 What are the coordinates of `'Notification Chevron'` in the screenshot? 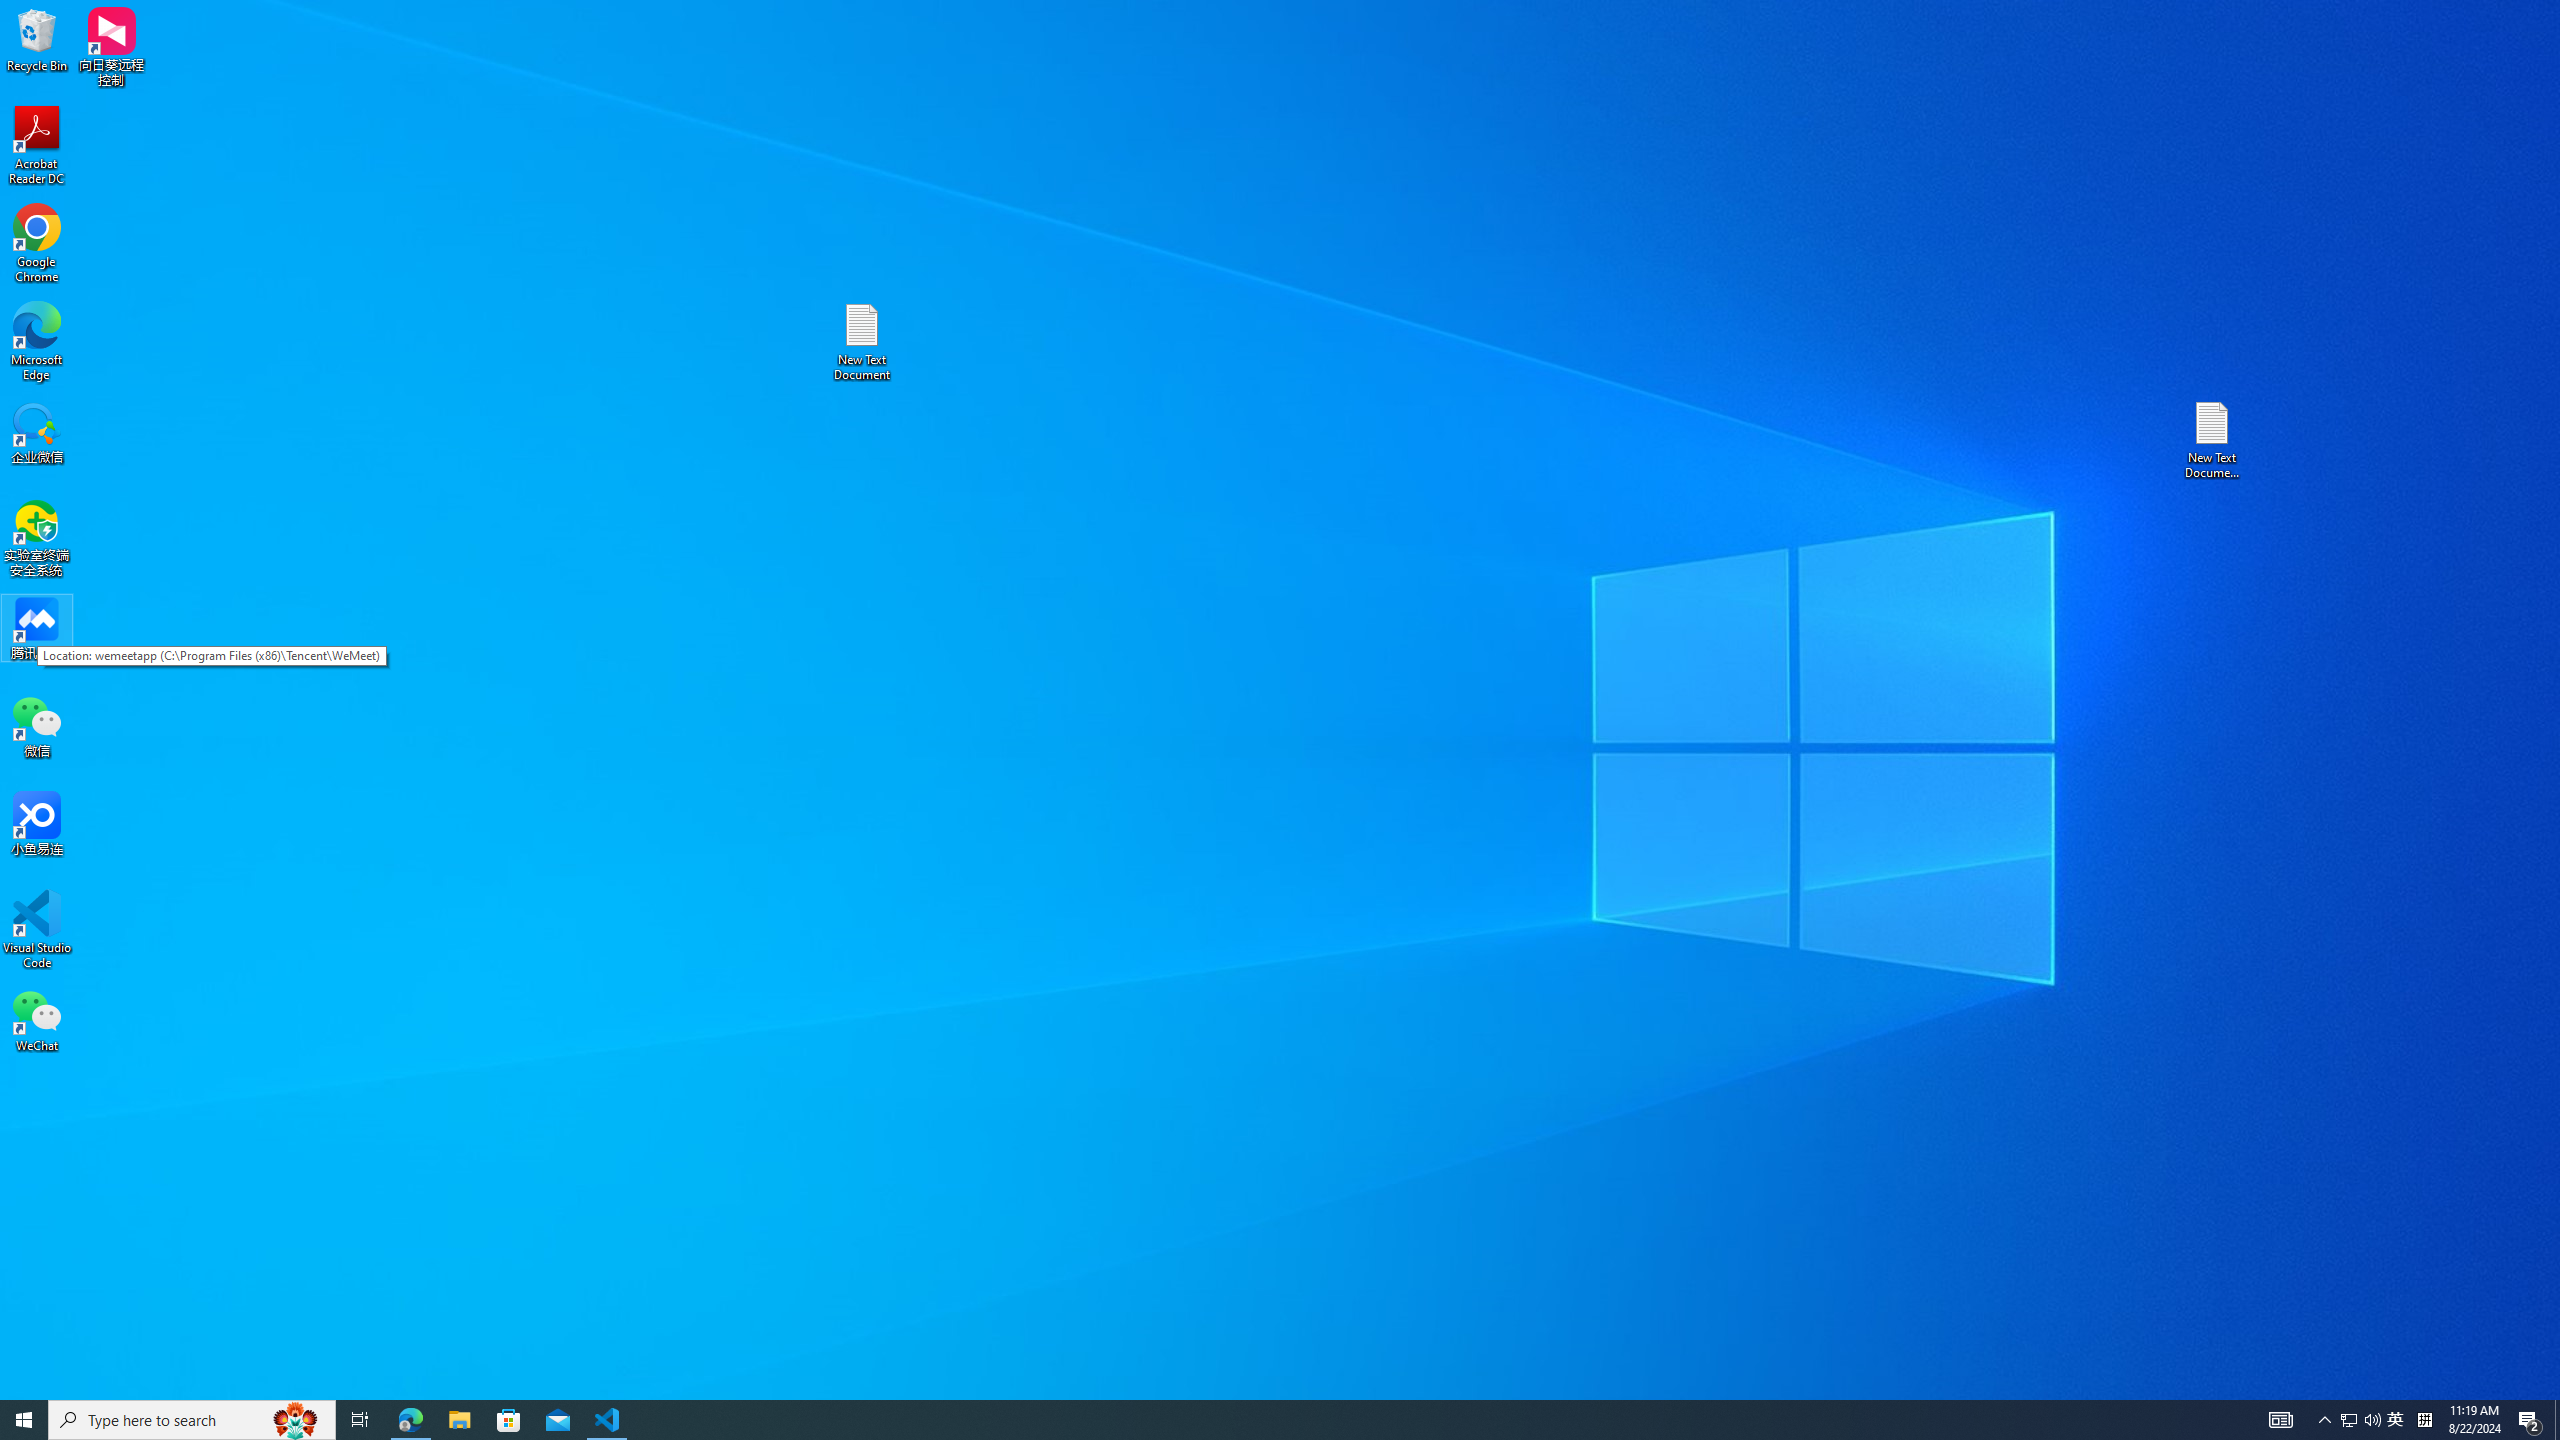 It's located at (2324, 1418).